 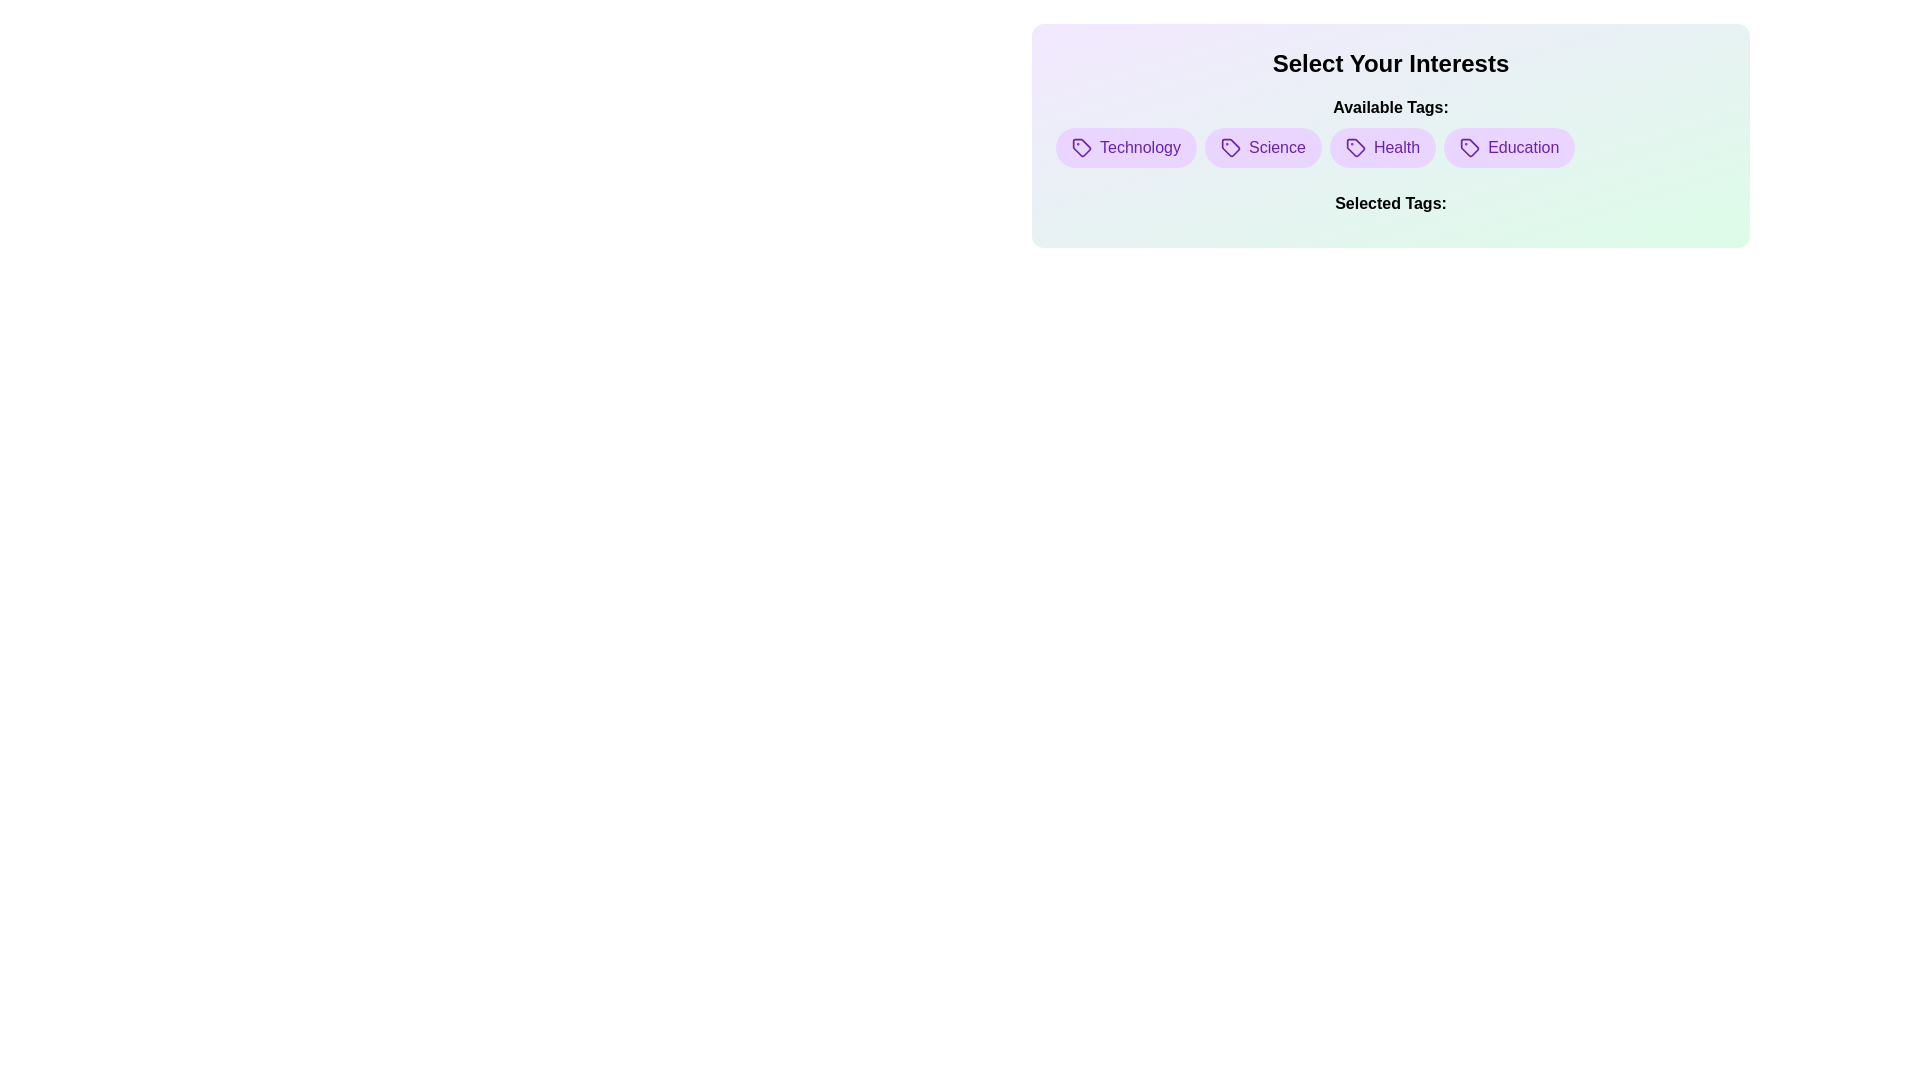 I want to click on the interactive tag button located in the 'Available Tags' section, so click(x=1355, y=146).